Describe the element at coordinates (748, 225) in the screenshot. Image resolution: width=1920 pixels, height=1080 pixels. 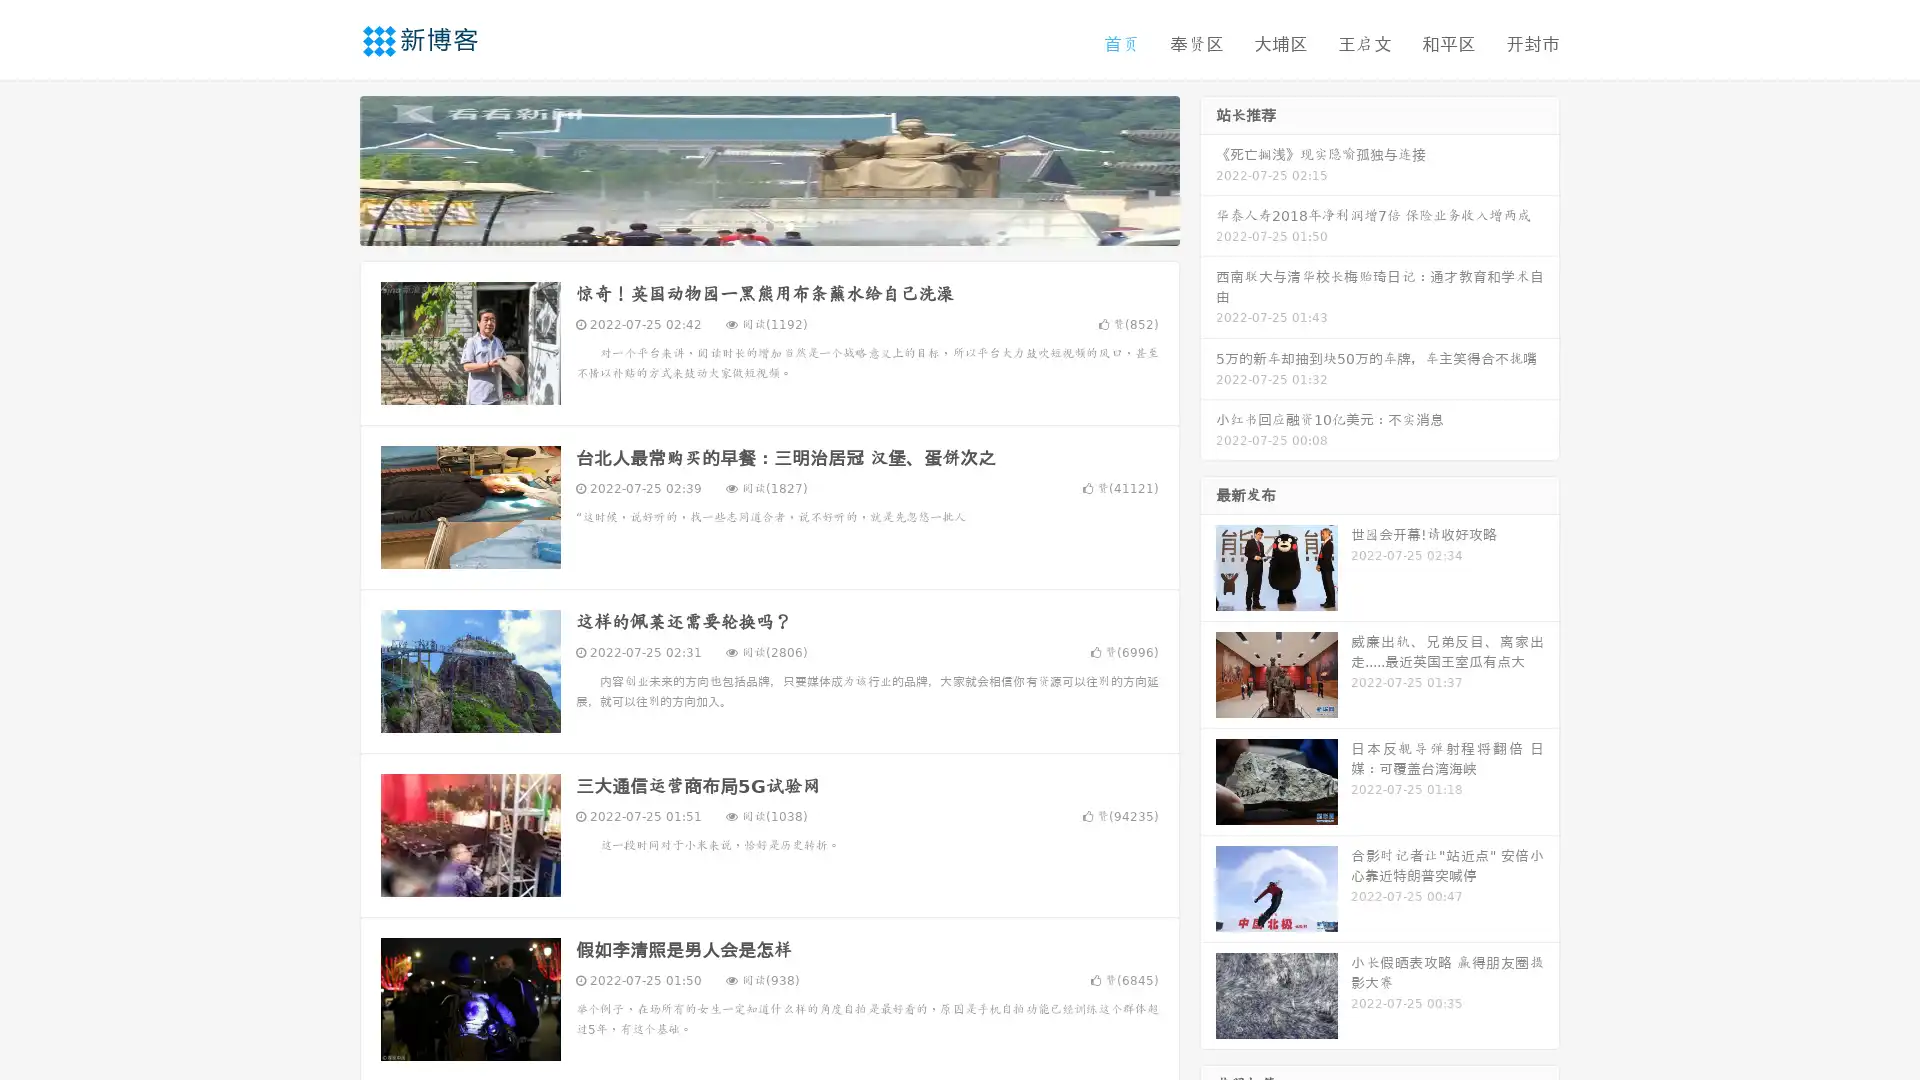
I see `Go to slide 1` at that location.